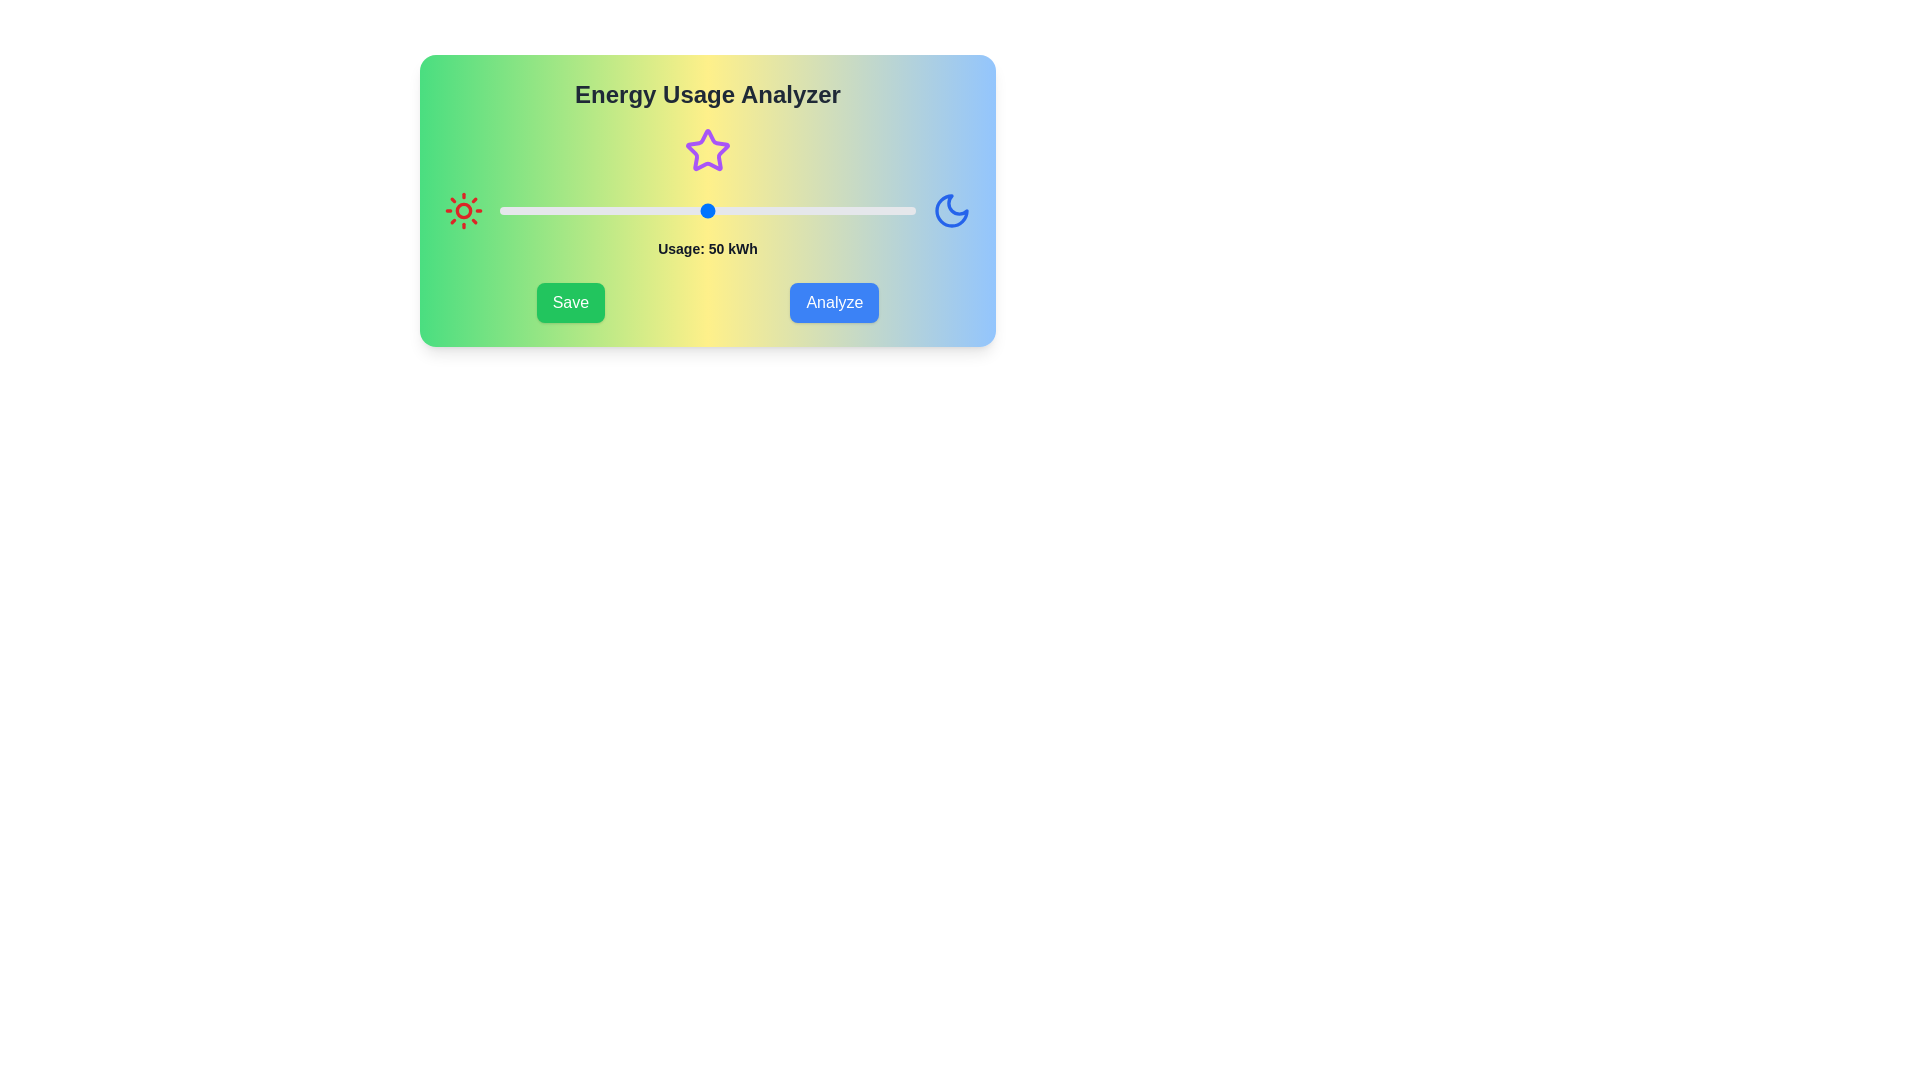 This screenshot has width=1920, height=1080. Describe the element at coordinates (708, 149) in the screenshot. I see `the star icon to interact with it` at that location.